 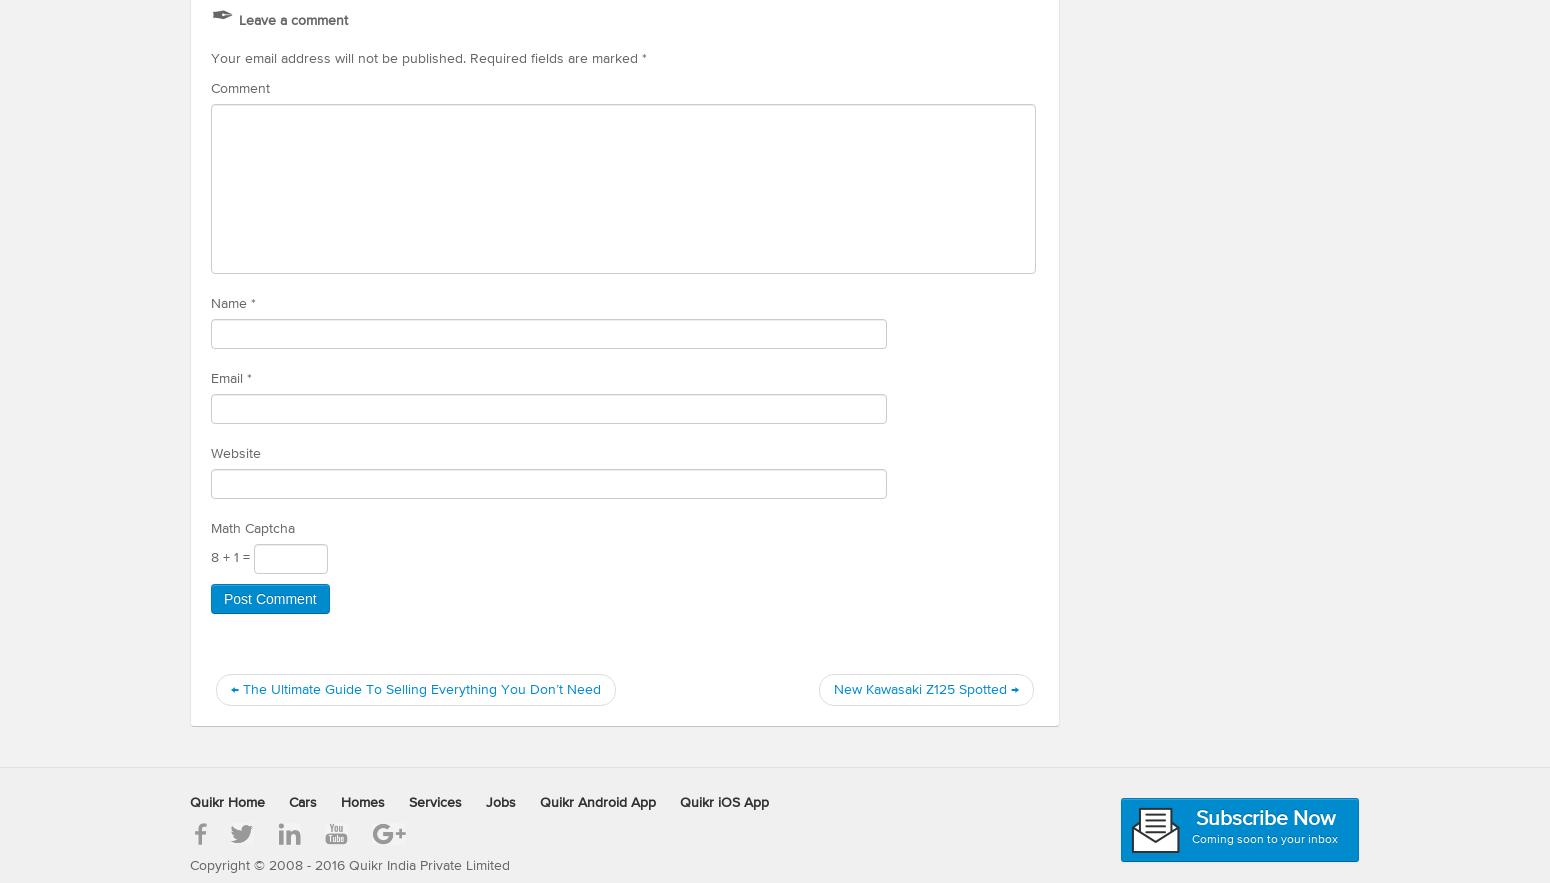 What do you see at coordinates (348, 863) in the screenshot?
I see `'Copyright © 2008 - 2016 Quikr India Private Limited'` at bounding box center [348, 863].